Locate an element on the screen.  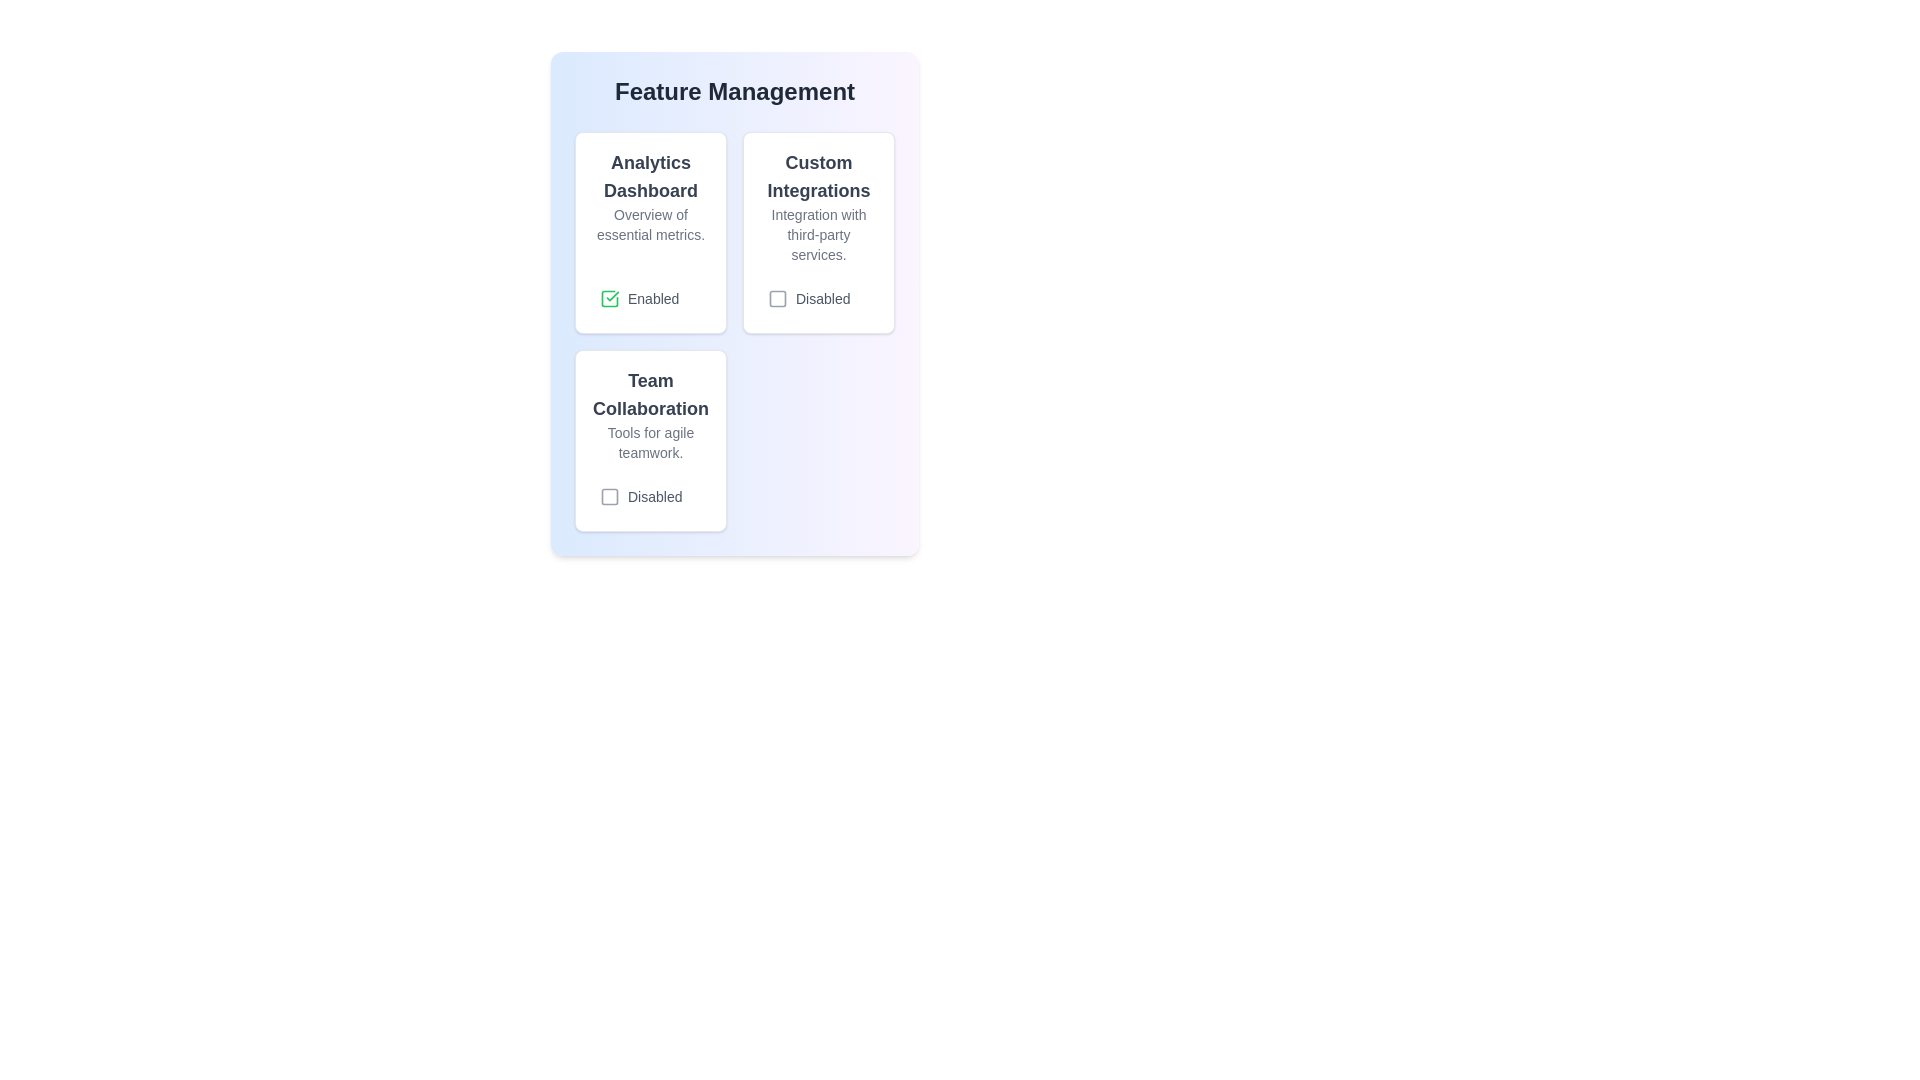
text content of the text block containing the phrase 'Tools for agile teamwork.' which is styled with gray text and located below the heading 'Team Collaboration.' is located at coordinates (651, 442).